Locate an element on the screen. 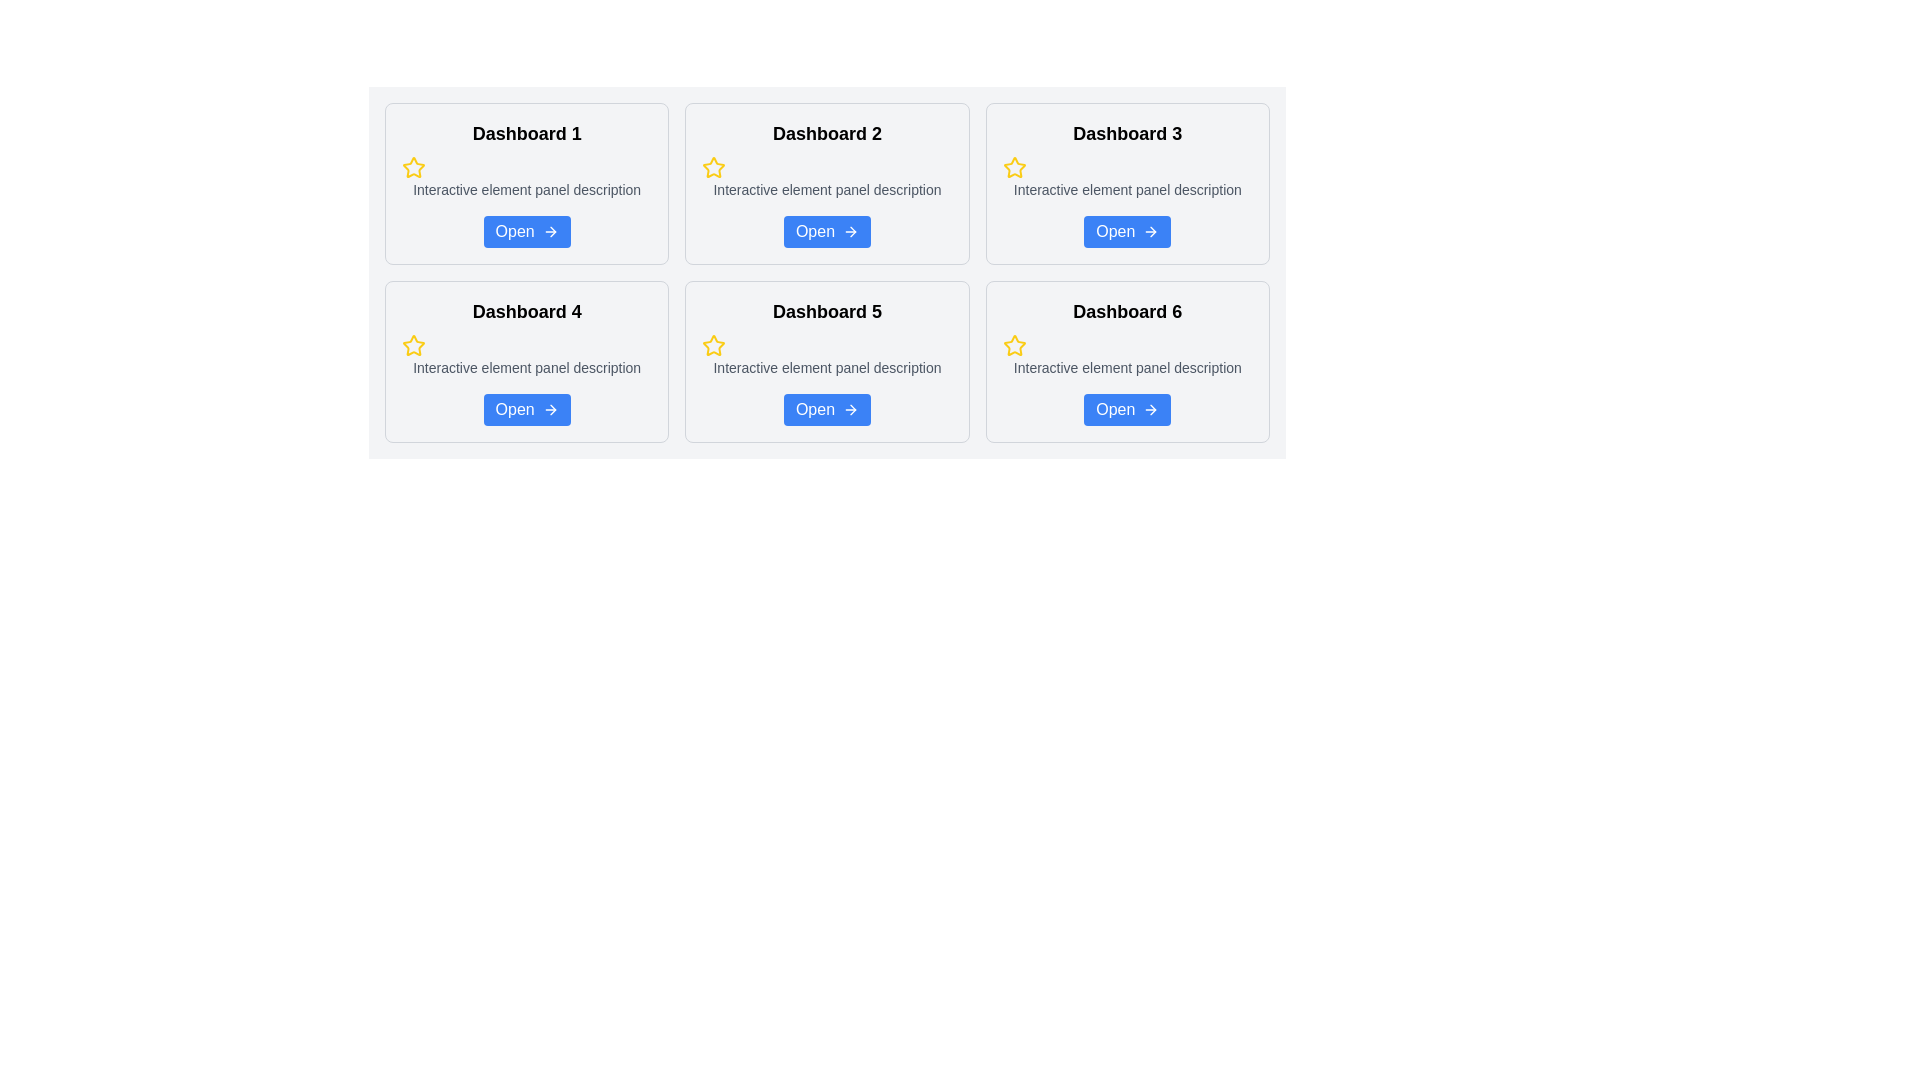 The height and width of the screenshot is (1080, 1920). the state change of the 'Open' button in the 'Dashboard 1' card by hovering over the right-facing arrow icon, which is styled in blue with a white fill and a thin border is located at coordinates (550, 230).